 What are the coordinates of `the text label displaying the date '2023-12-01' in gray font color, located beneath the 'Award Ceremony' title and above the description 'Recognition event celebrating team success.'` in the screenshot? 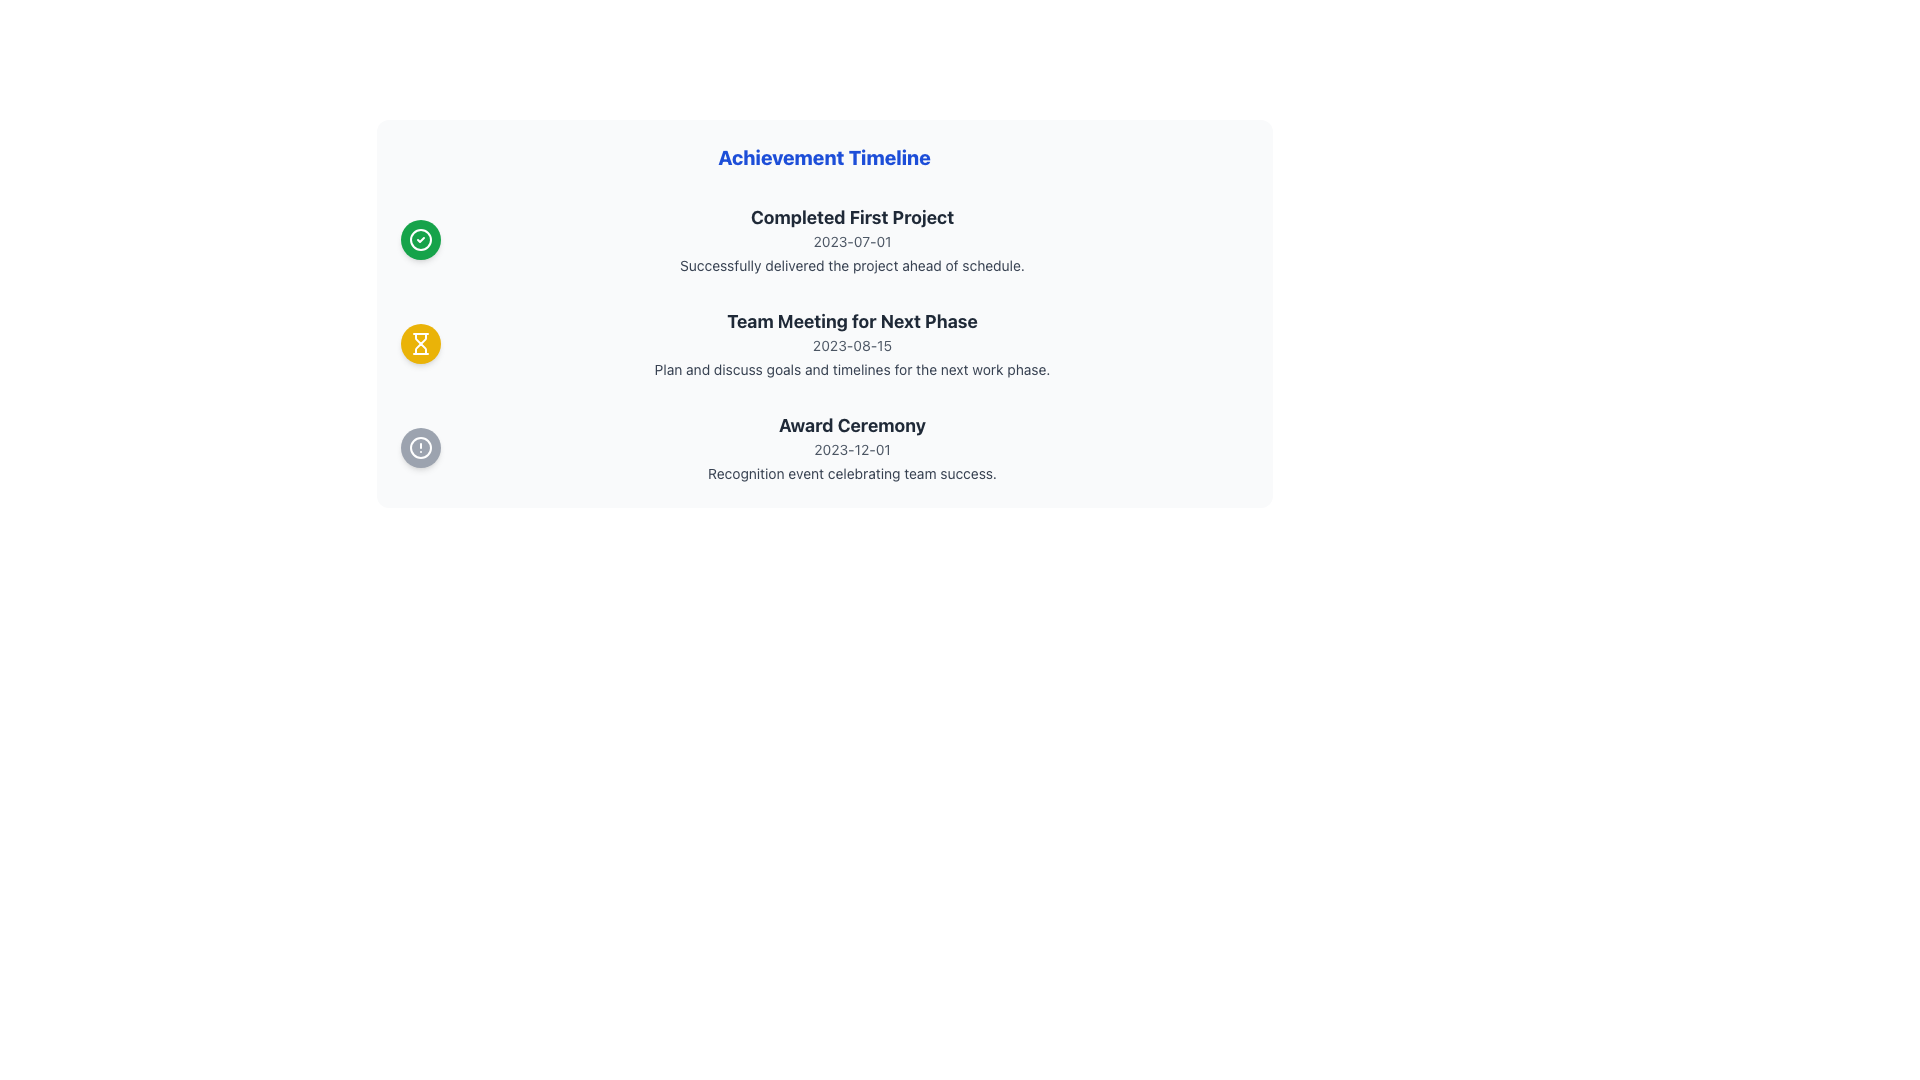 It's located at (852, 450).